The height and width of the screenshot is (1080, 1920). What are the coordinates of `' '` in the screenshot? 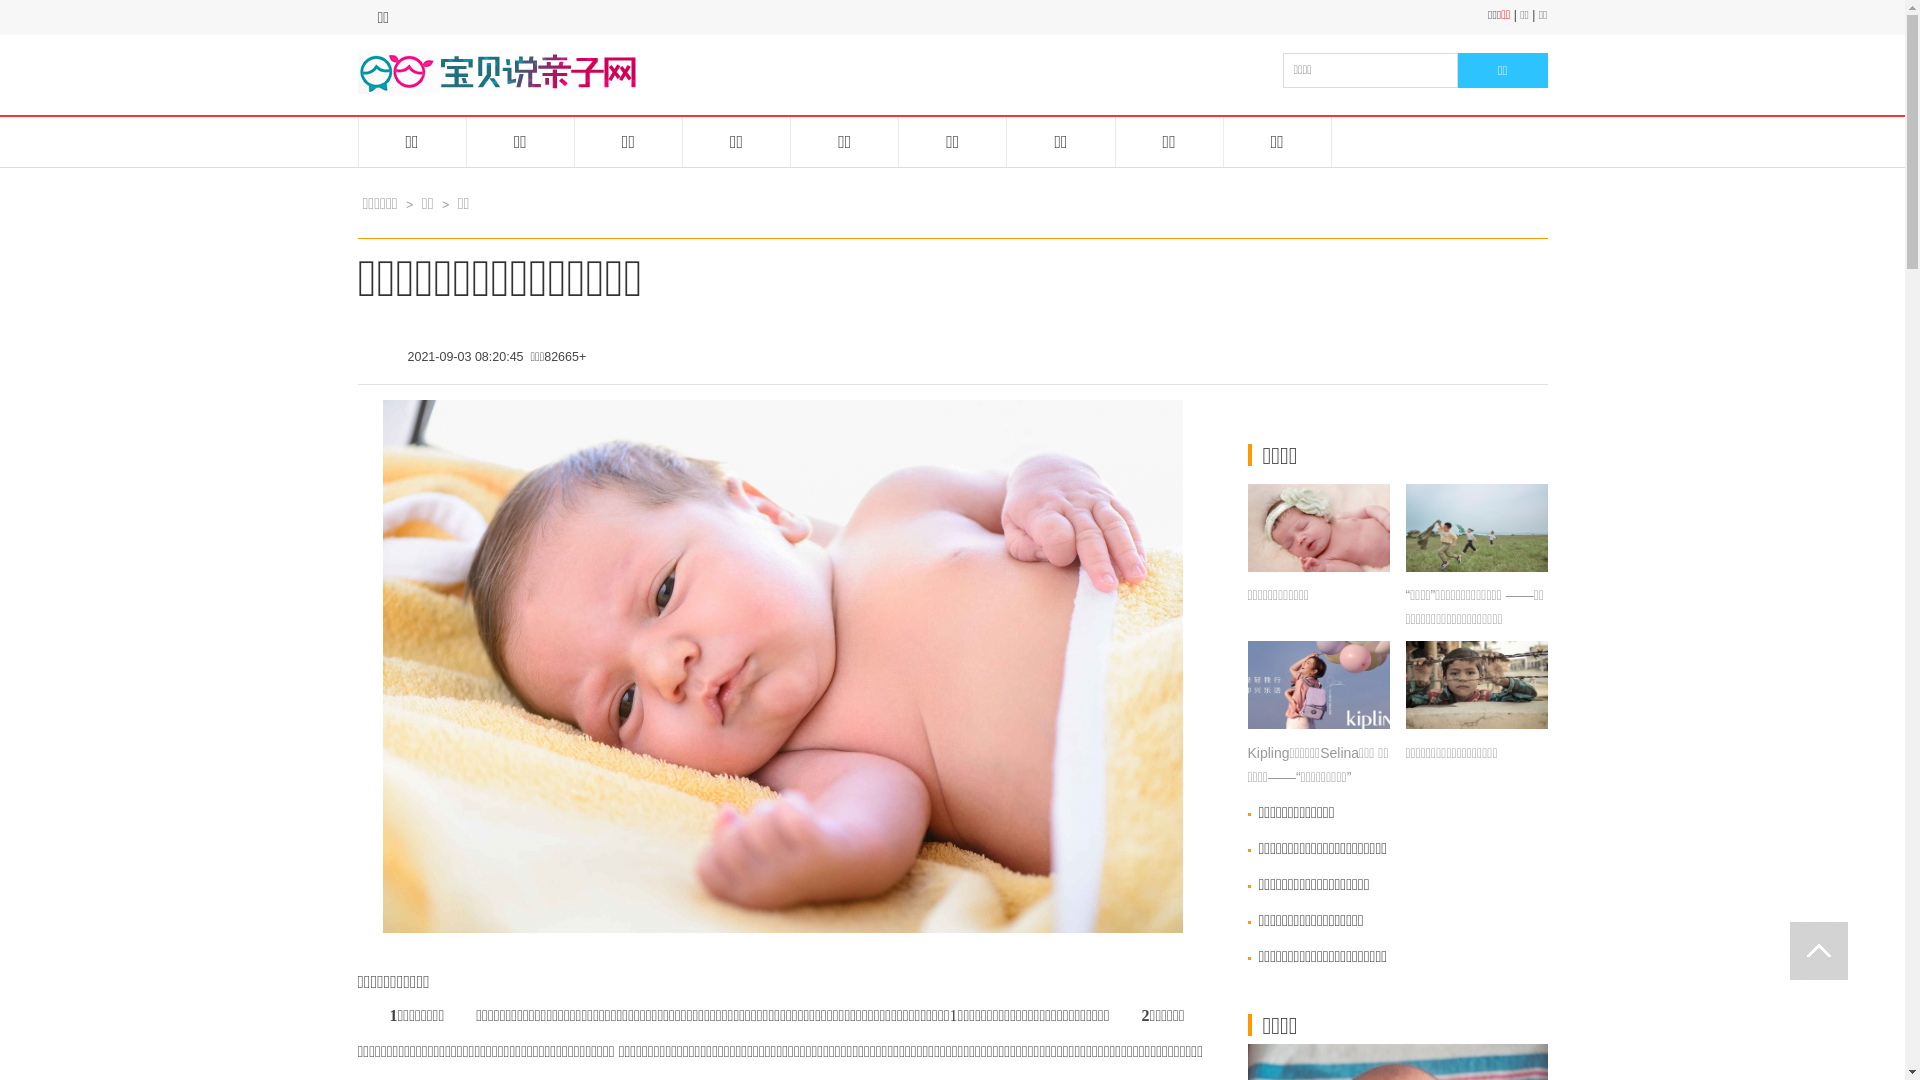 It's located at (1819, 950).